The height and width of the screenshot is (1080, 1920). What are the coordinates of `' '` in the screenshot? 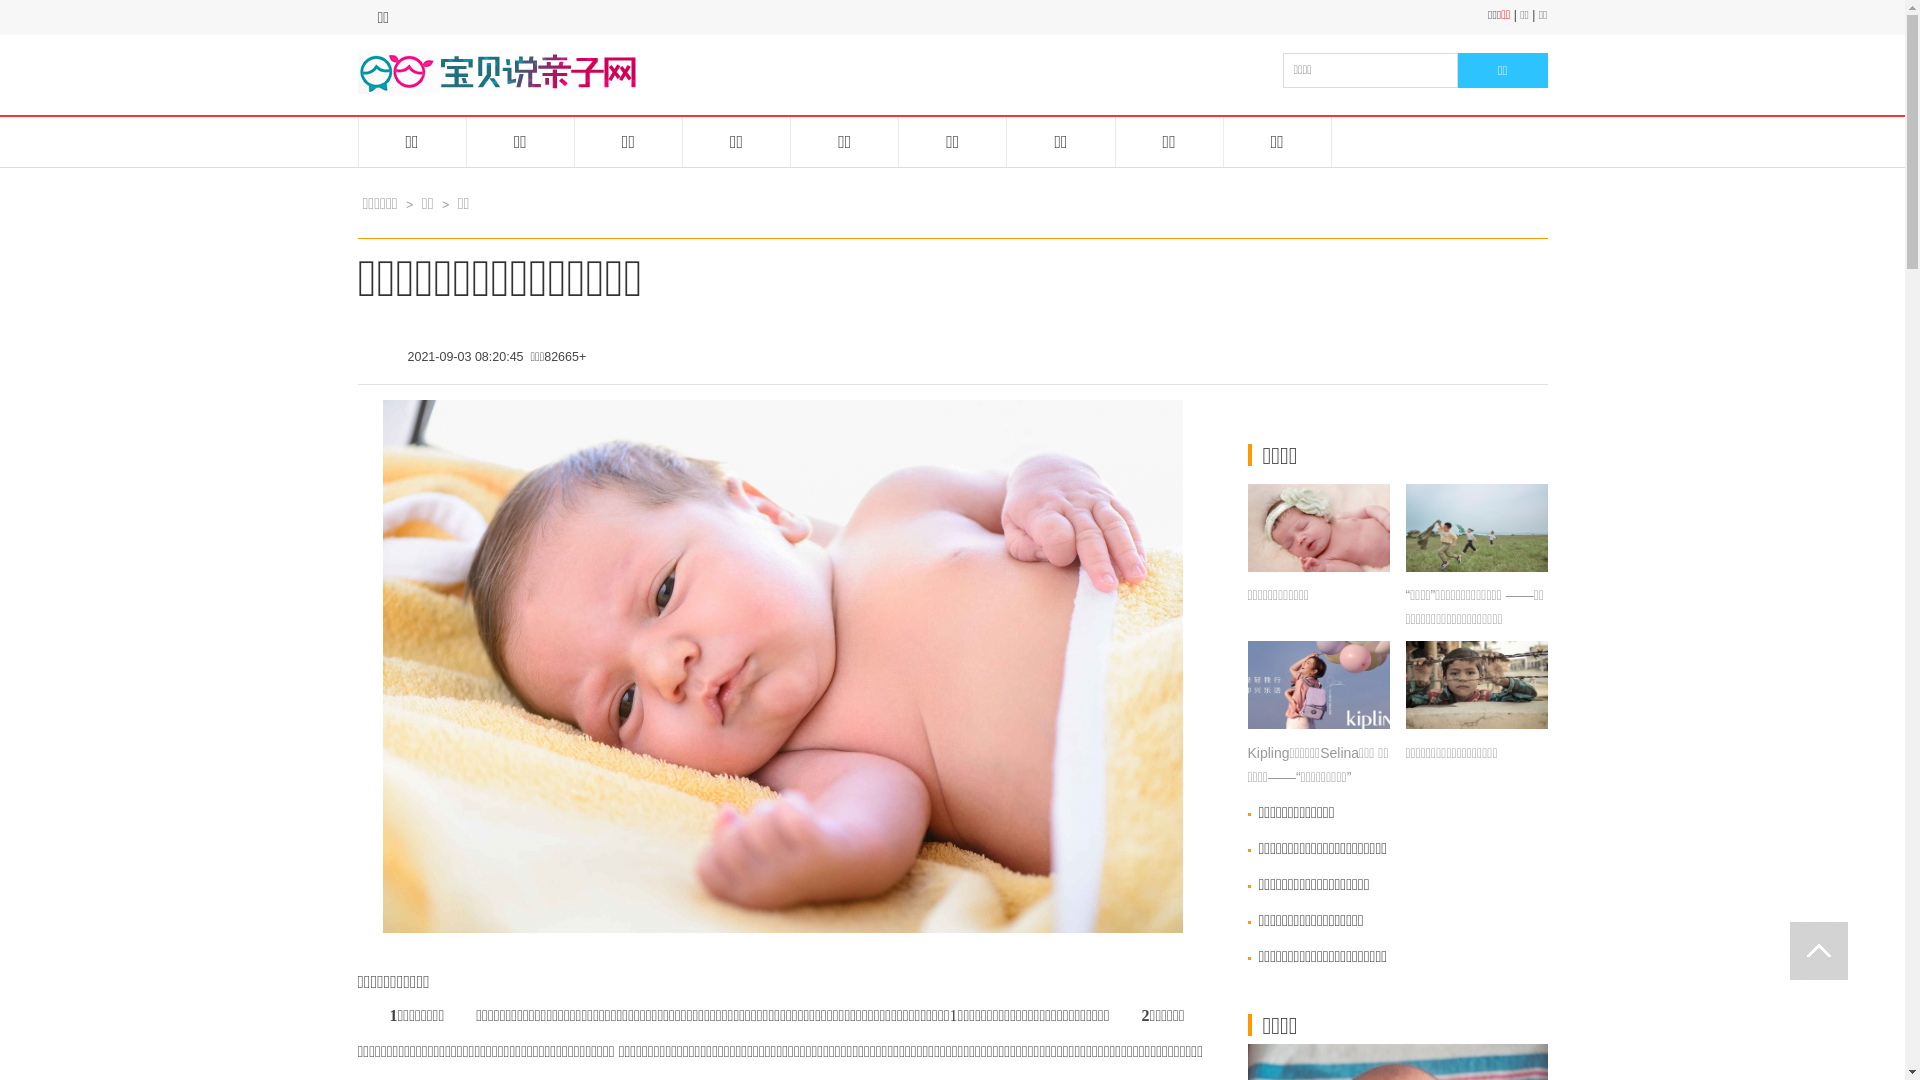 It's located at (1819, 950).